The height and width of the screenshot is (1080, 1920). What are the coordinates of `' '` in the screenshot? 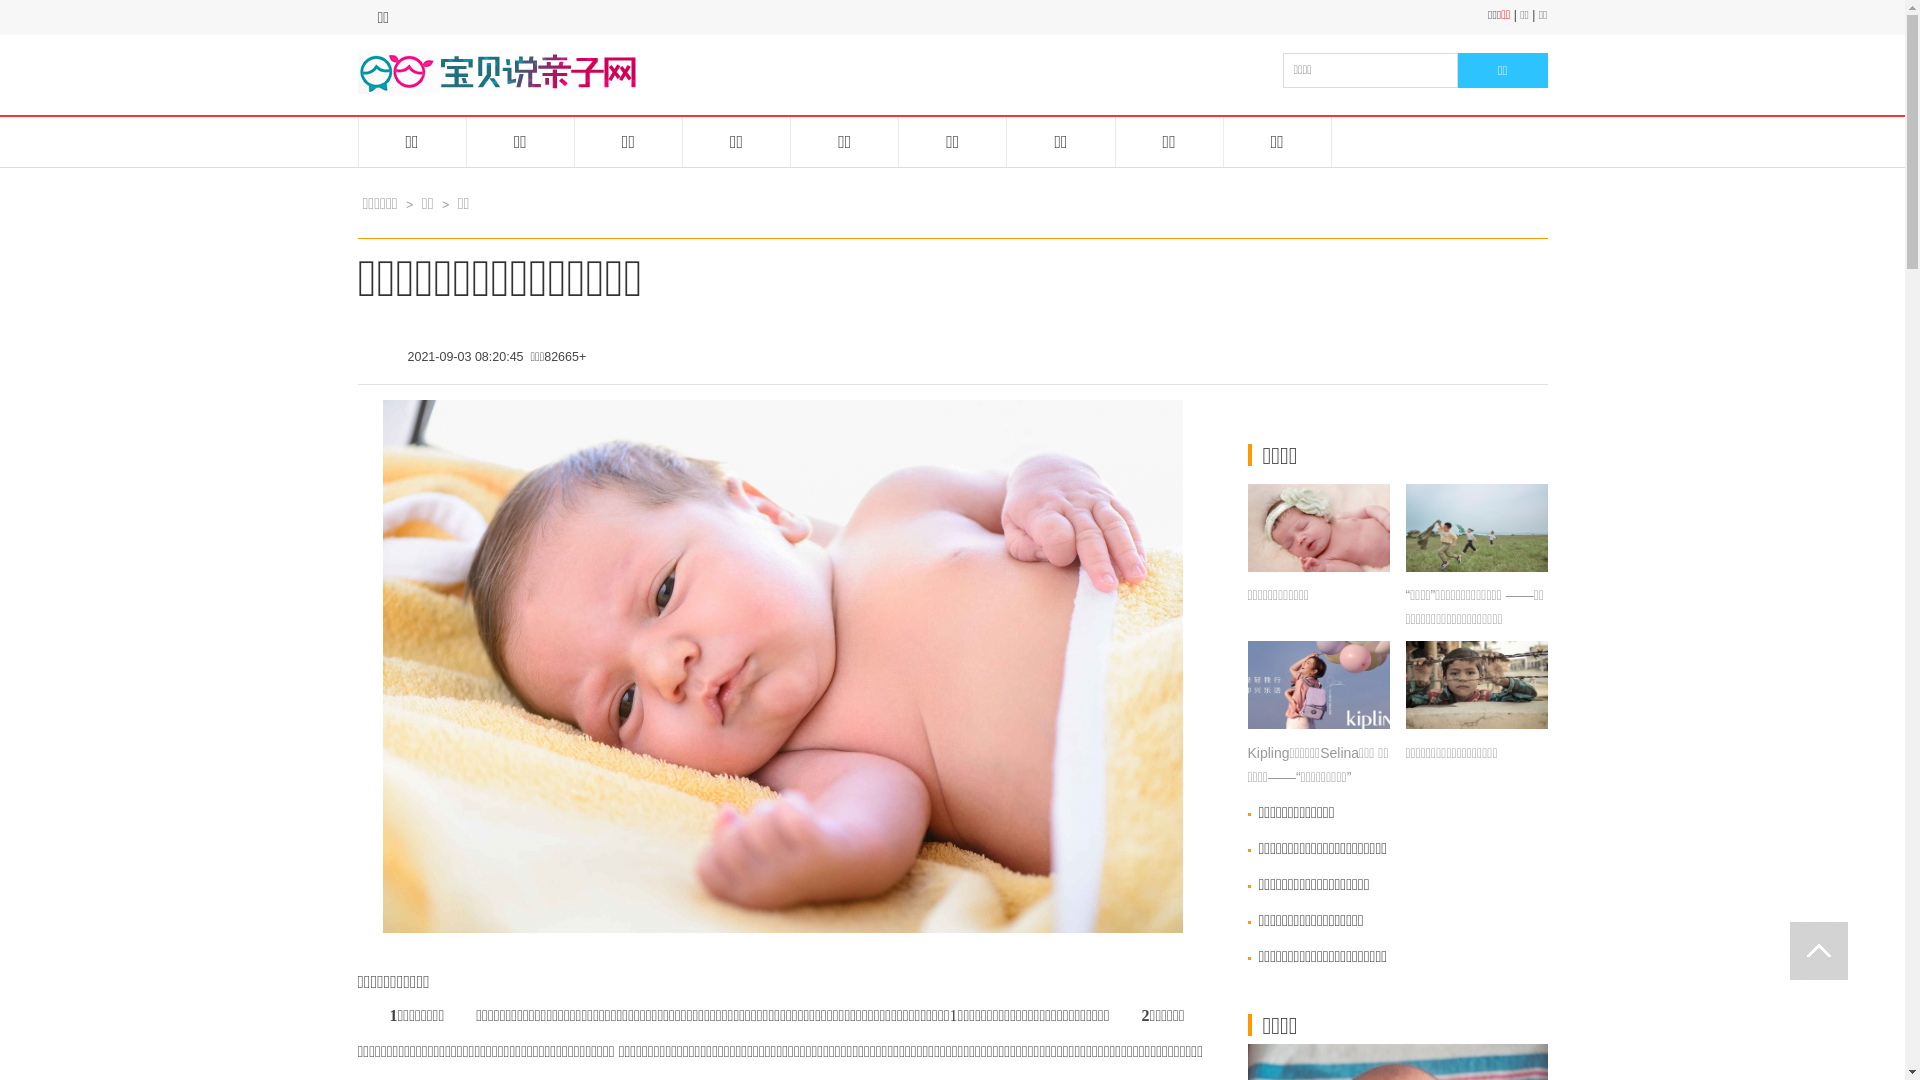 It's located at (1819, 950).